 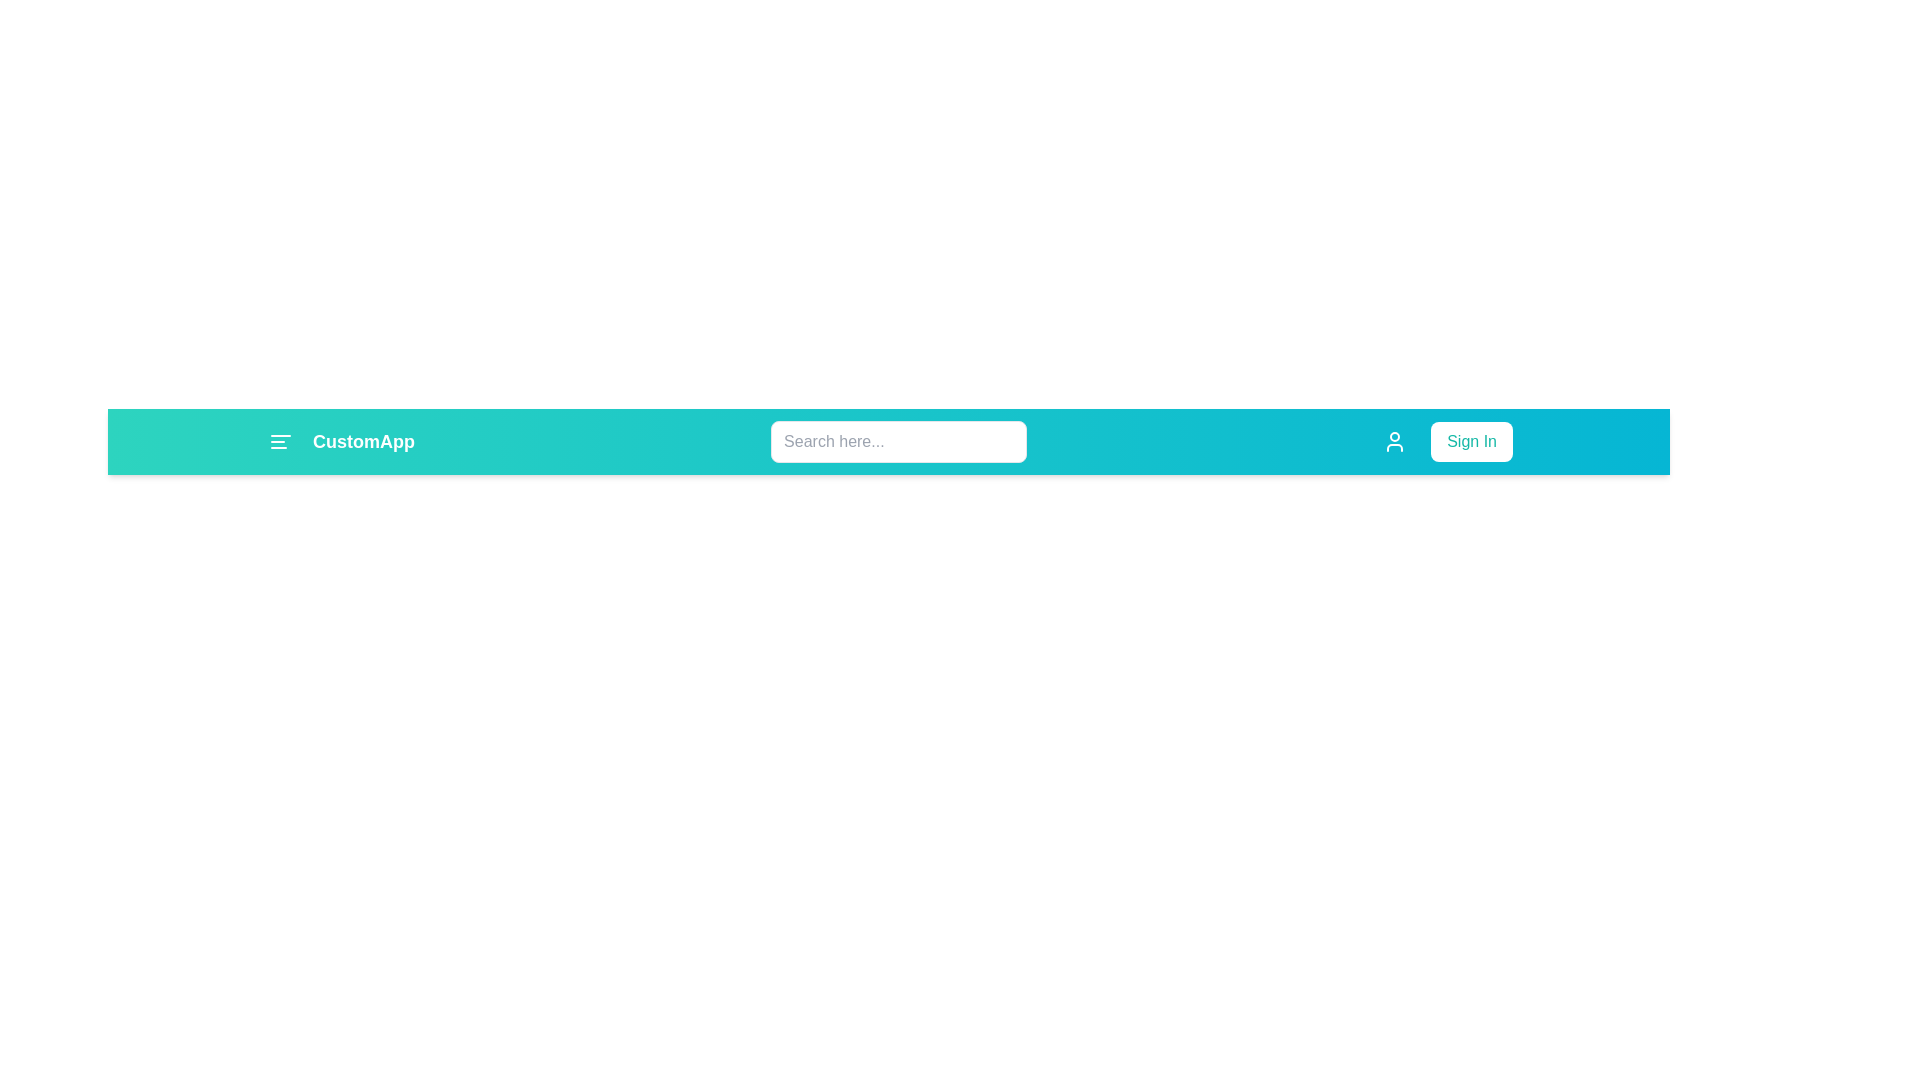 What do you see at coordinates (1394, 441) in the screenshot?
I see `user icon button located in the app bar` at bounding box center [1394, 441].